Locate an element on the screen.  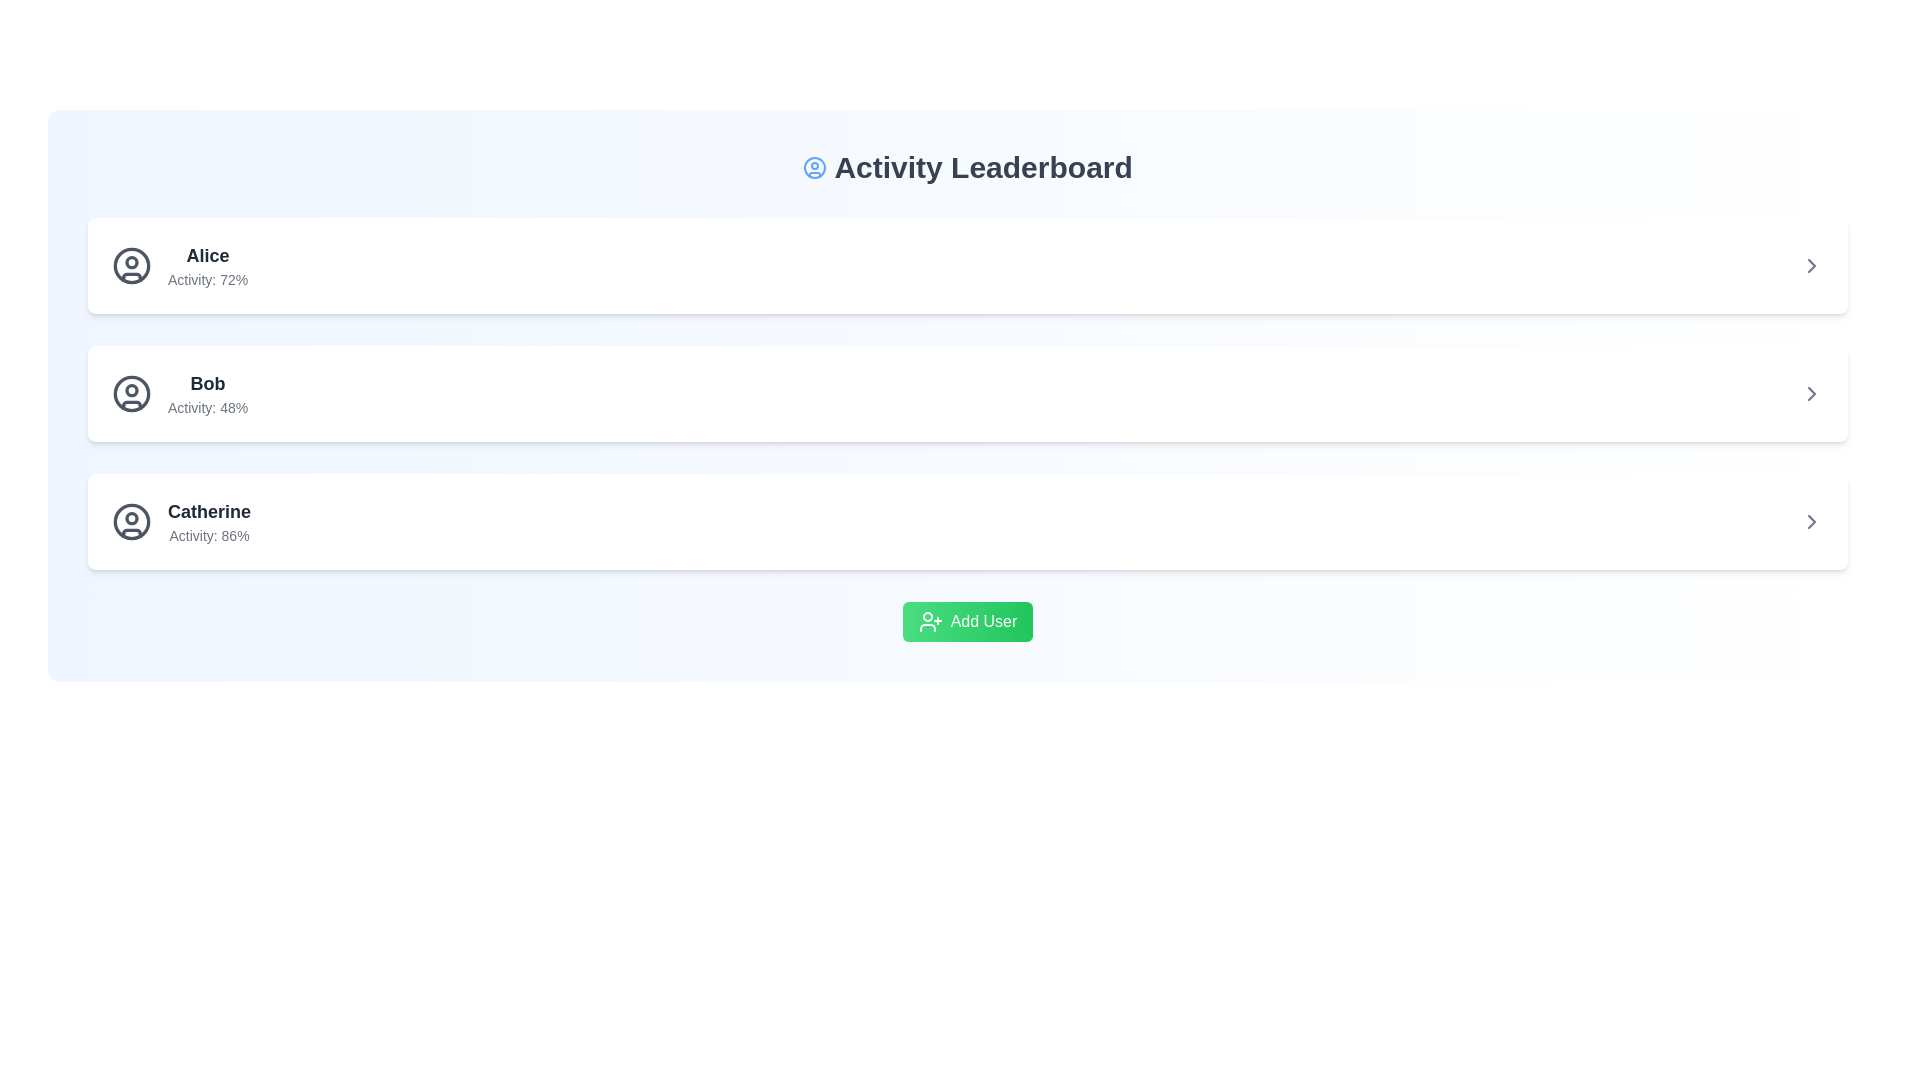
the decorative icon within the green 'Add User' button located at the bottom center of the interface is located at coordinates (929, 620).